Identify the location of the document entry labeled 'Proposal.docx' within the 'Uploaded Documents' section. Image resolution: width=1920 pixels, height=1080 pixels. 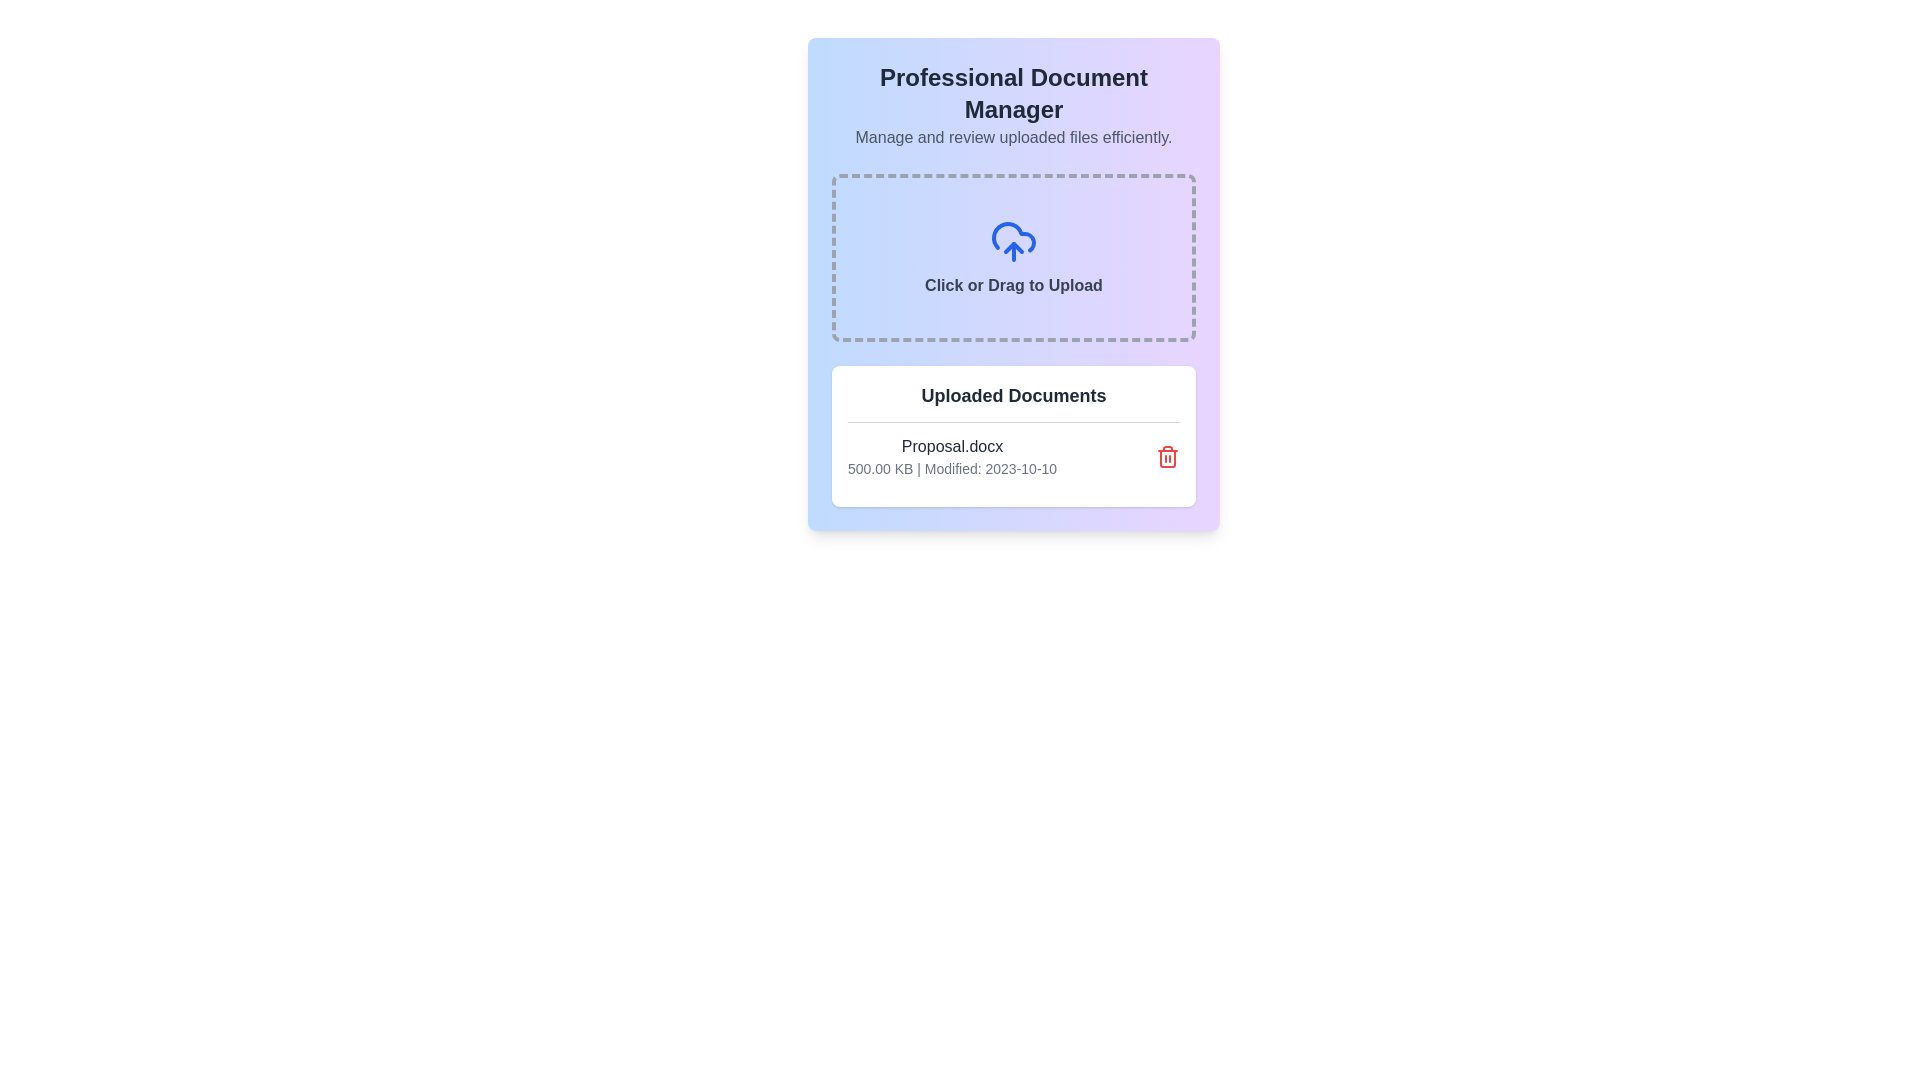
(1013, 456).